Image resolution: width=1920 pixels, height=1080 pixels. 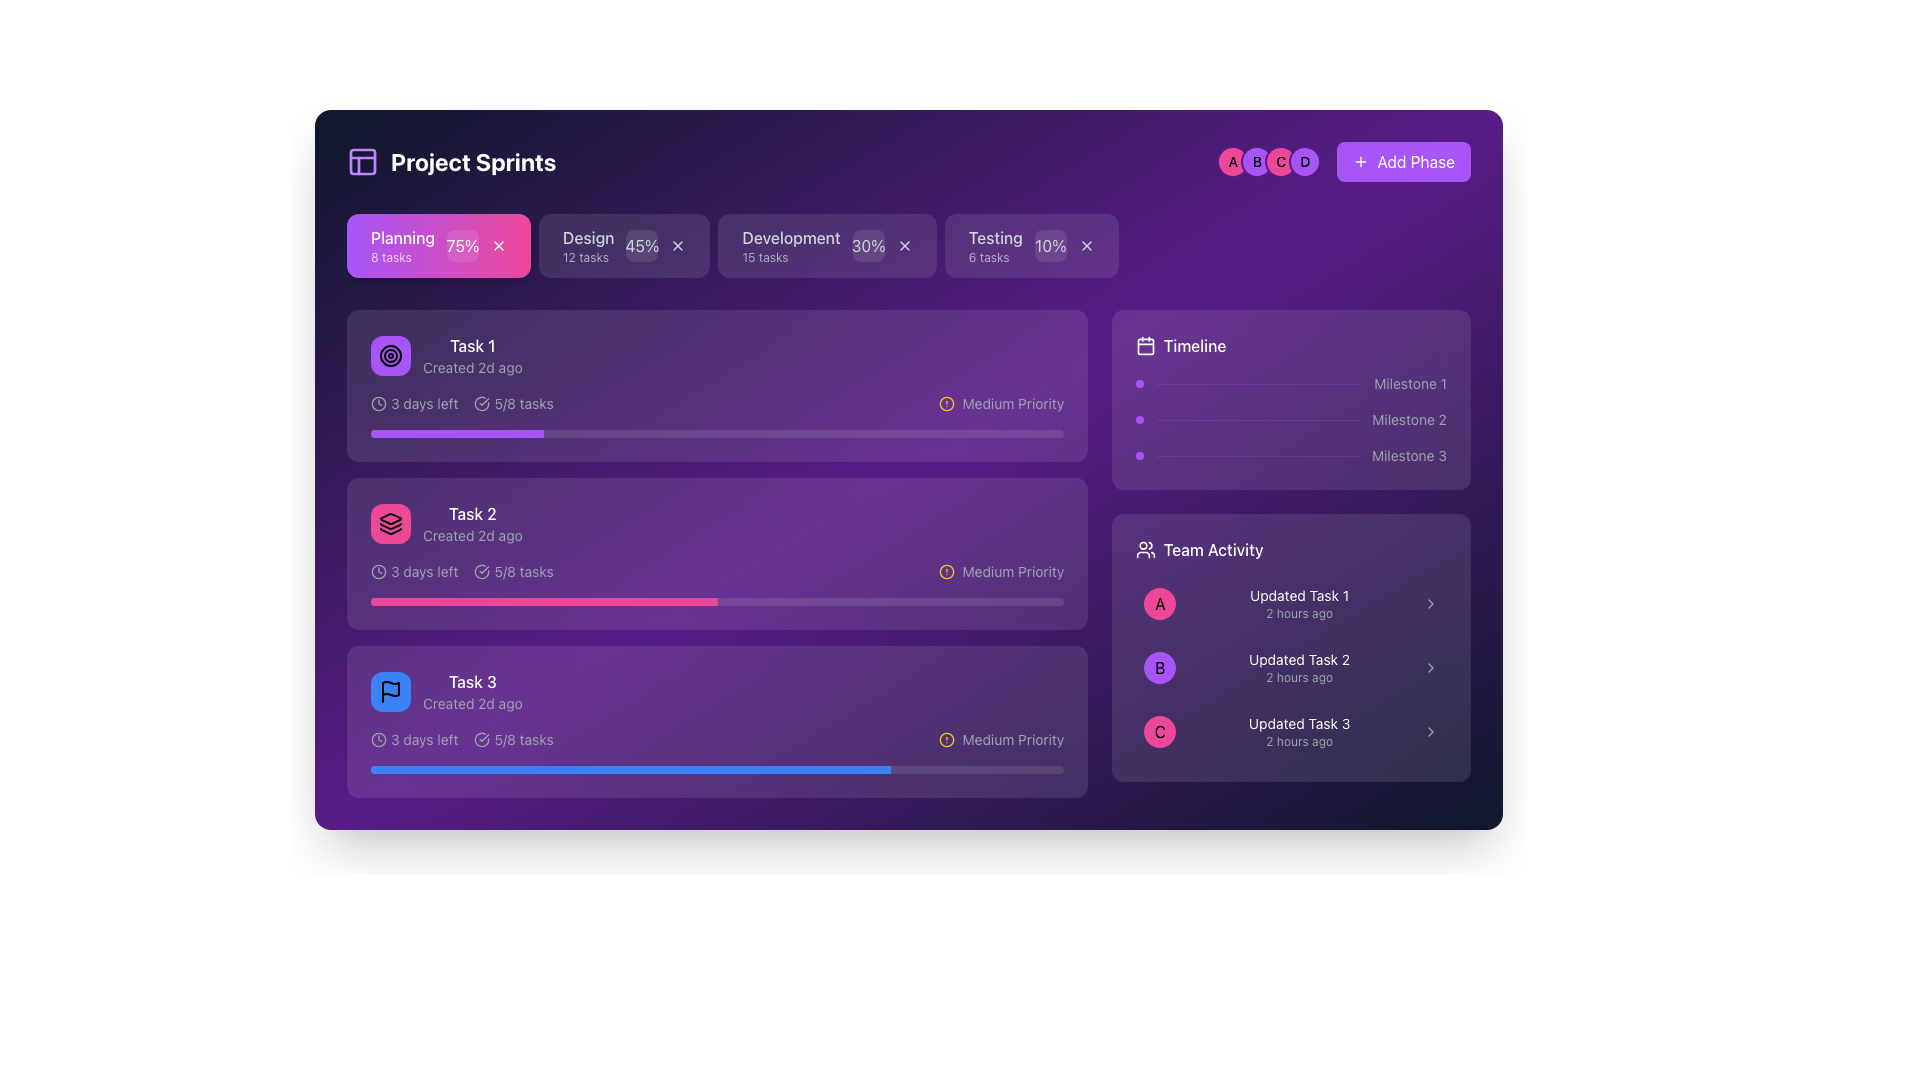 I want to click on the task display list item labeled 'Task 3' to understand the task's creation time, so click(x=445, y=690).